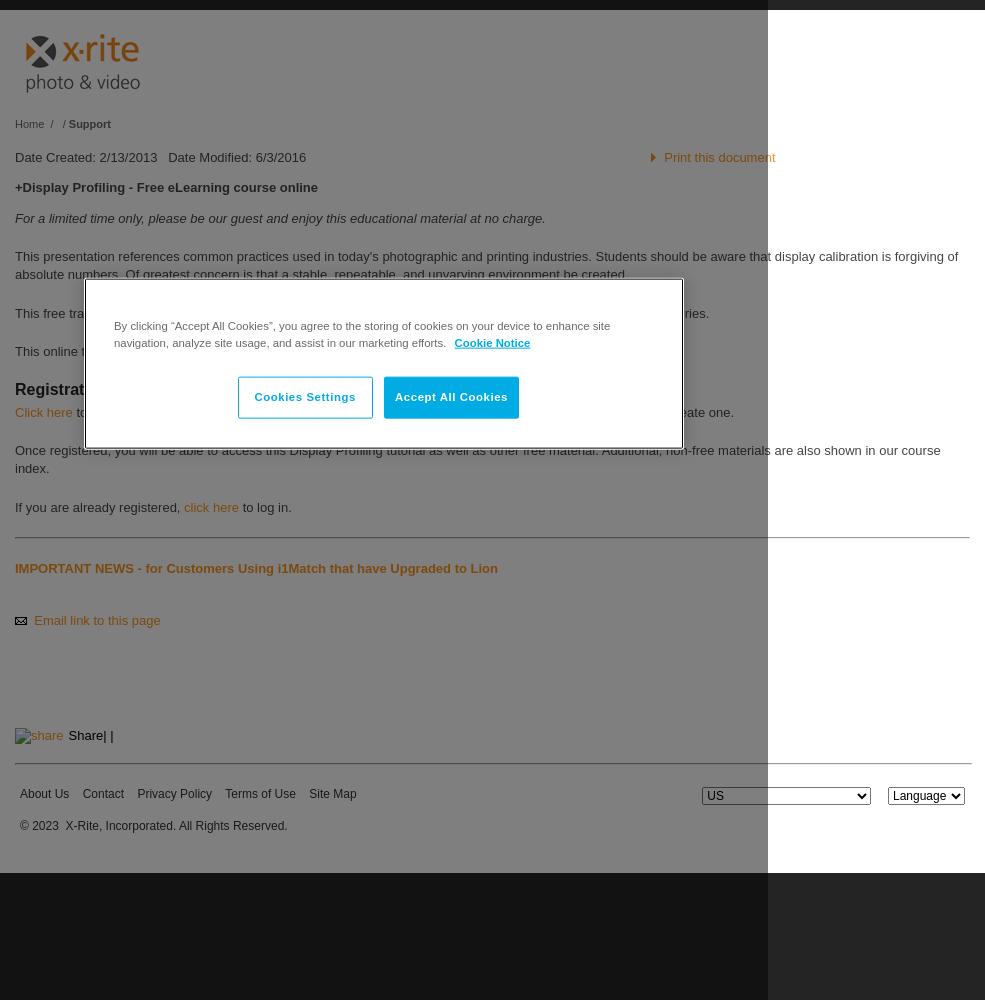  I want to click on 'For a limited time only, please be our guest and enjoy this educational material at no charge.', so click(279, 217).